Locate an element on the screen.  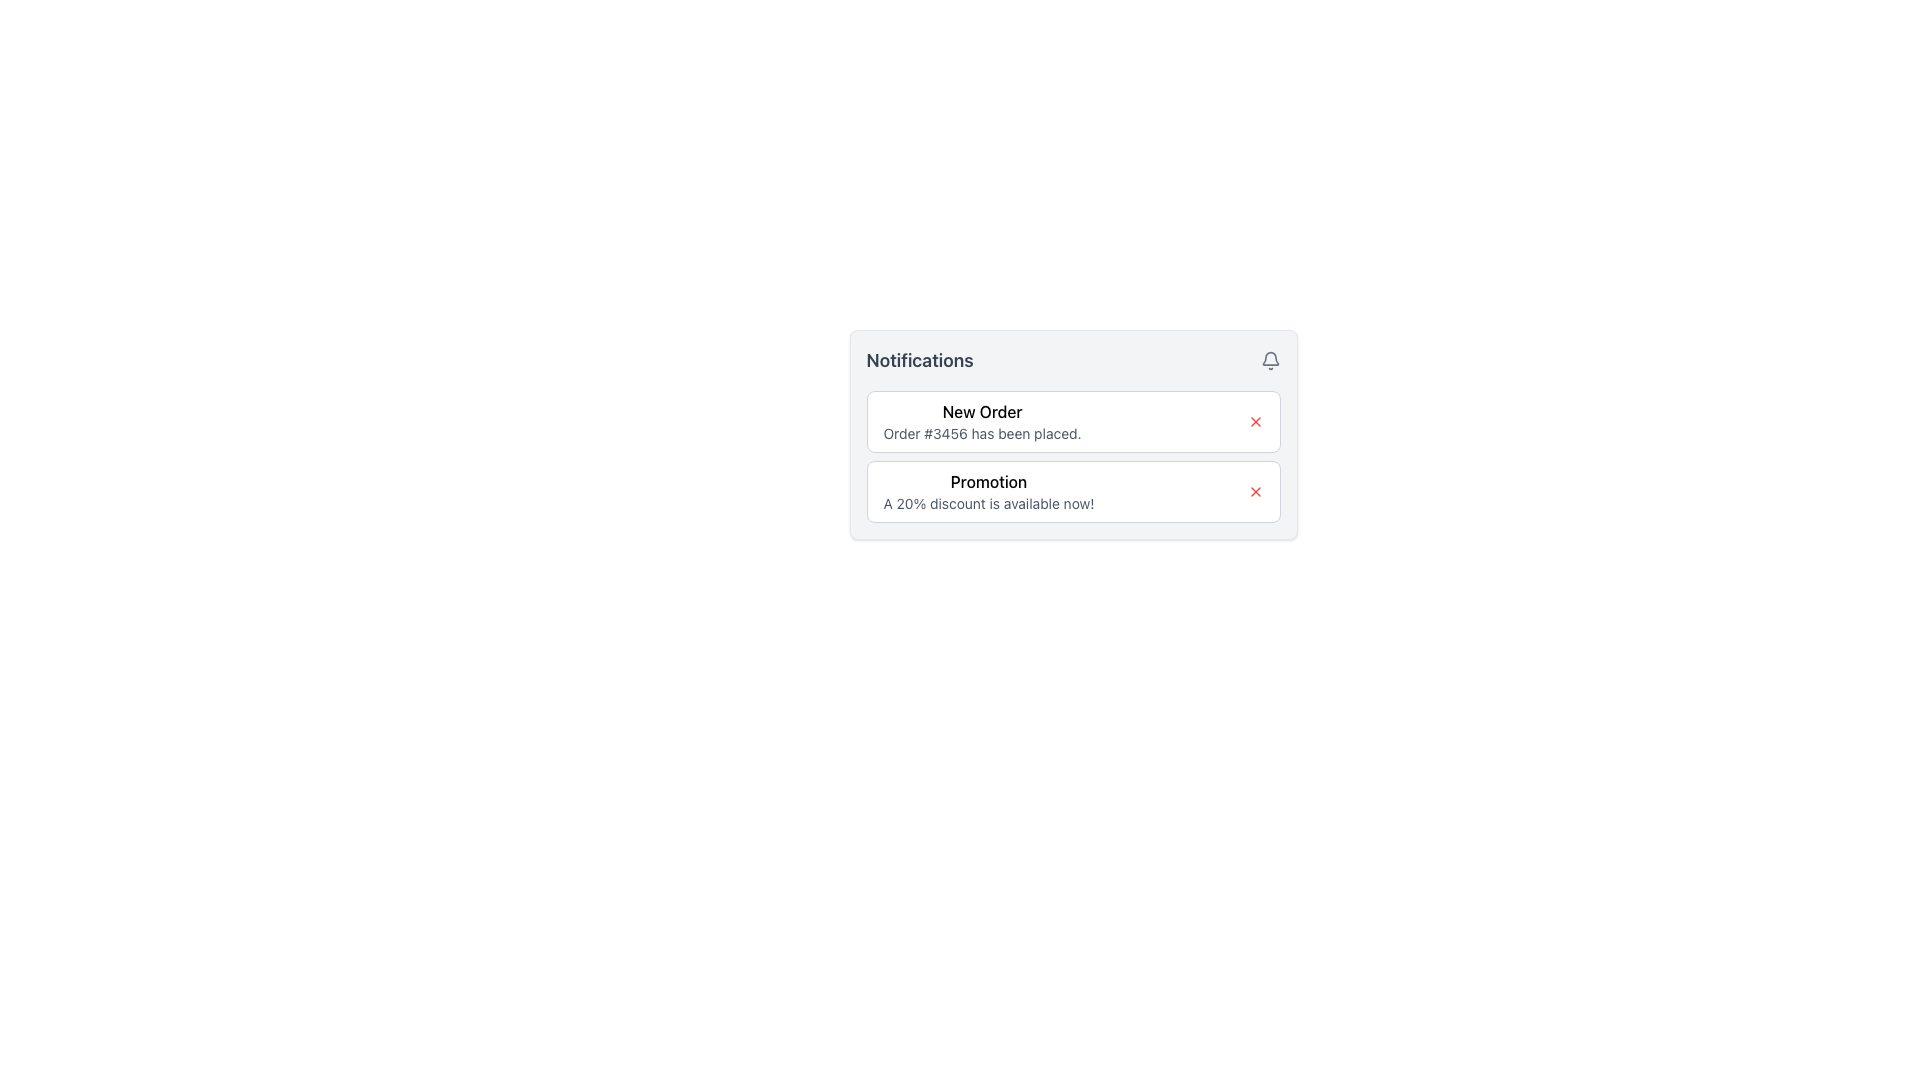
the static text element that displays 'New Order' and 'Order #3456 has been placed.' in the first notification card is located at coordinates (982, 420).